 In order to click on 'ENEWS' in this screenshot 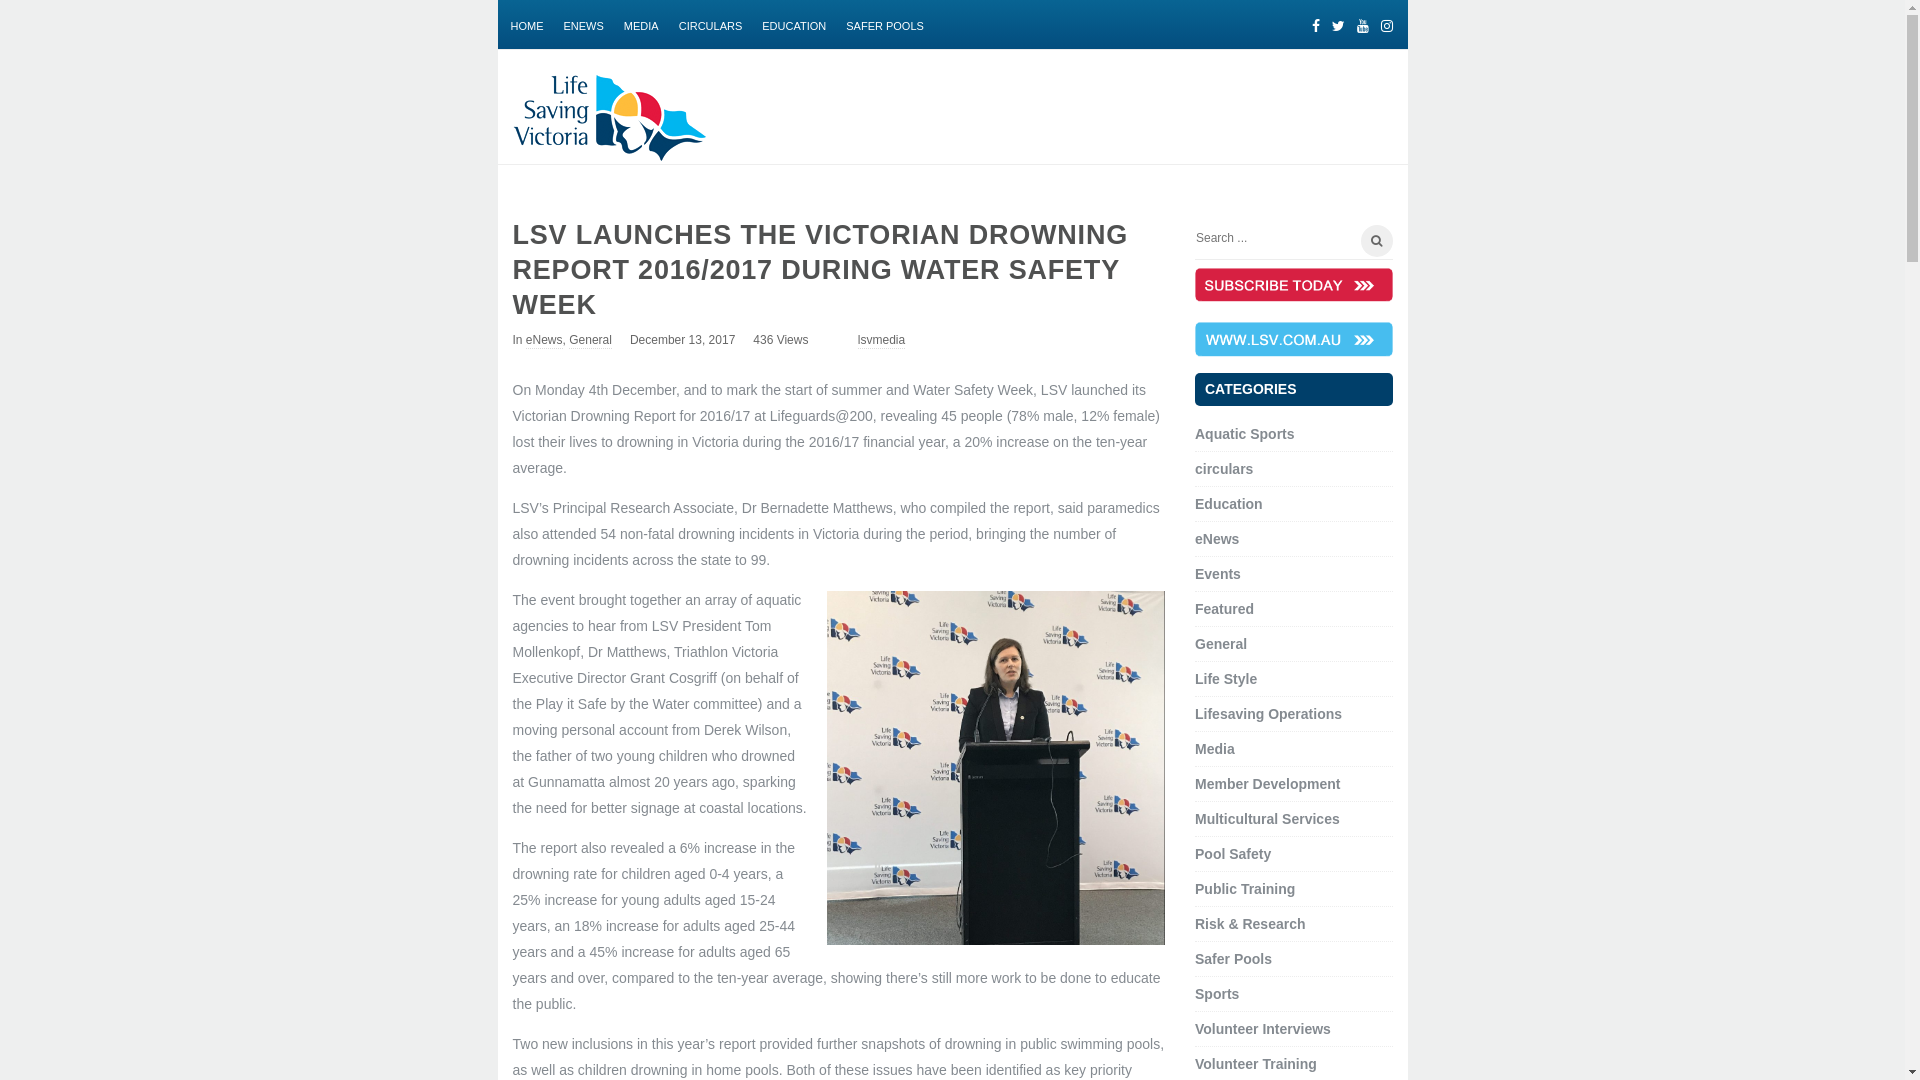, I will do `click(553, 24)`.